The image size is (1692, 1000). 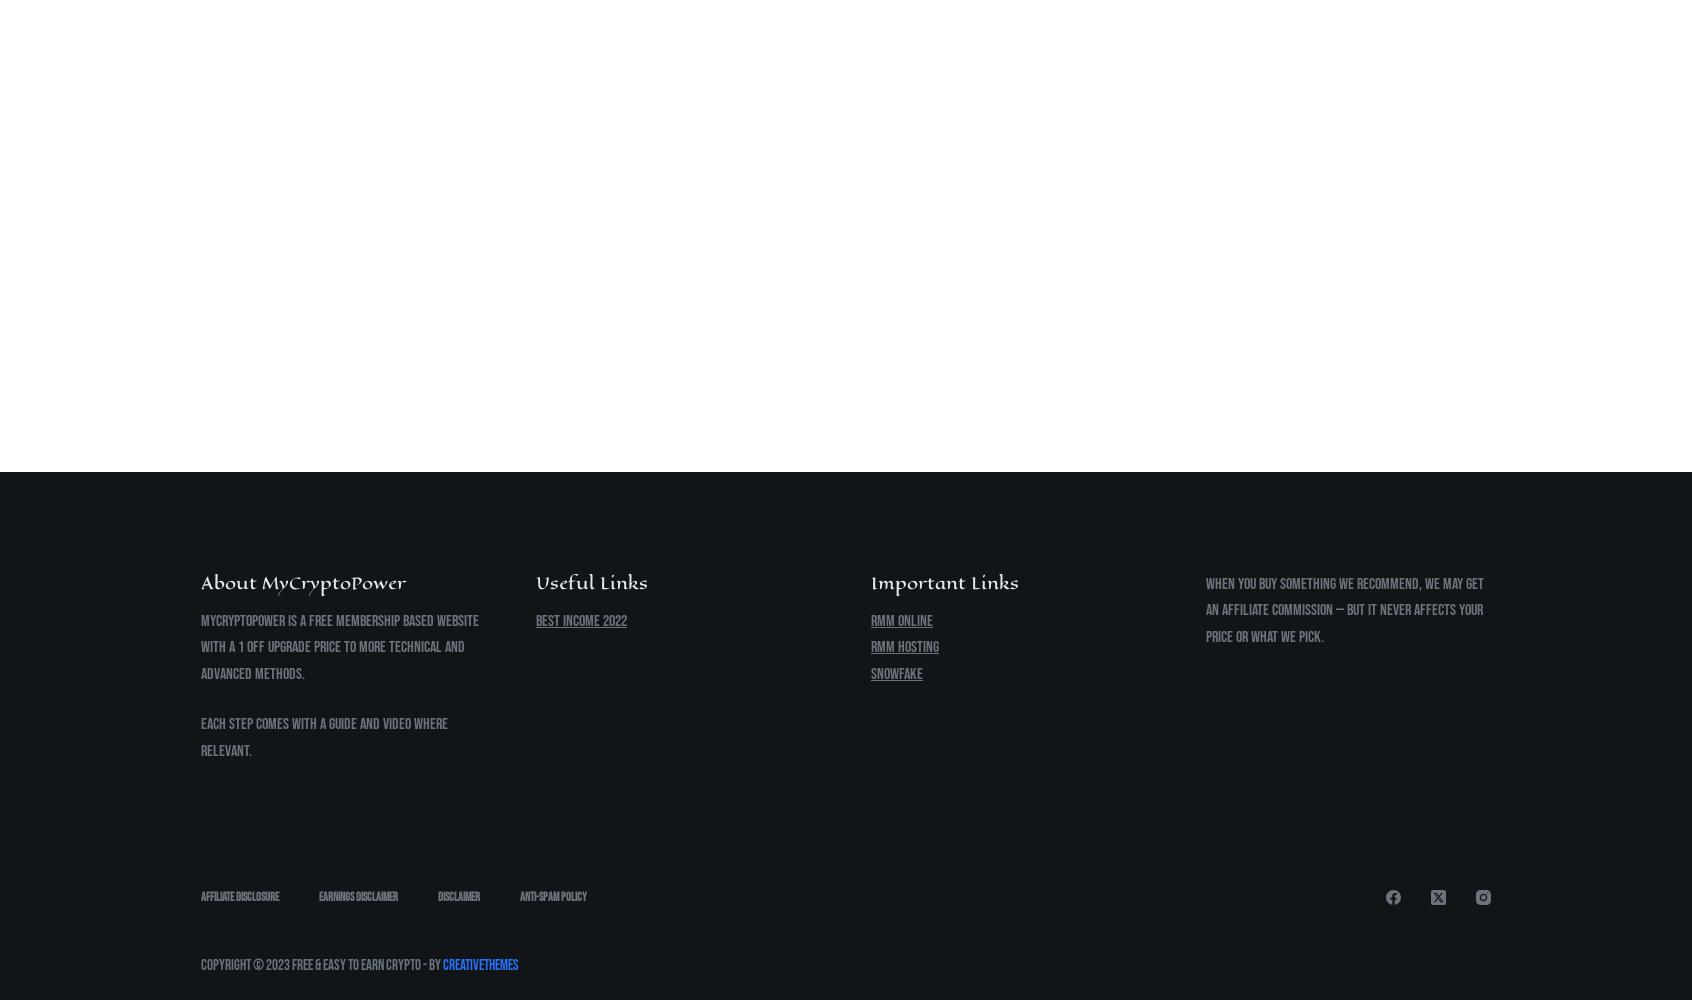 I want to click on 'When you buy something we recommend, we may get an affiliate commission — but it never affects your price or what we pick.', so click(x=1344, y=609).